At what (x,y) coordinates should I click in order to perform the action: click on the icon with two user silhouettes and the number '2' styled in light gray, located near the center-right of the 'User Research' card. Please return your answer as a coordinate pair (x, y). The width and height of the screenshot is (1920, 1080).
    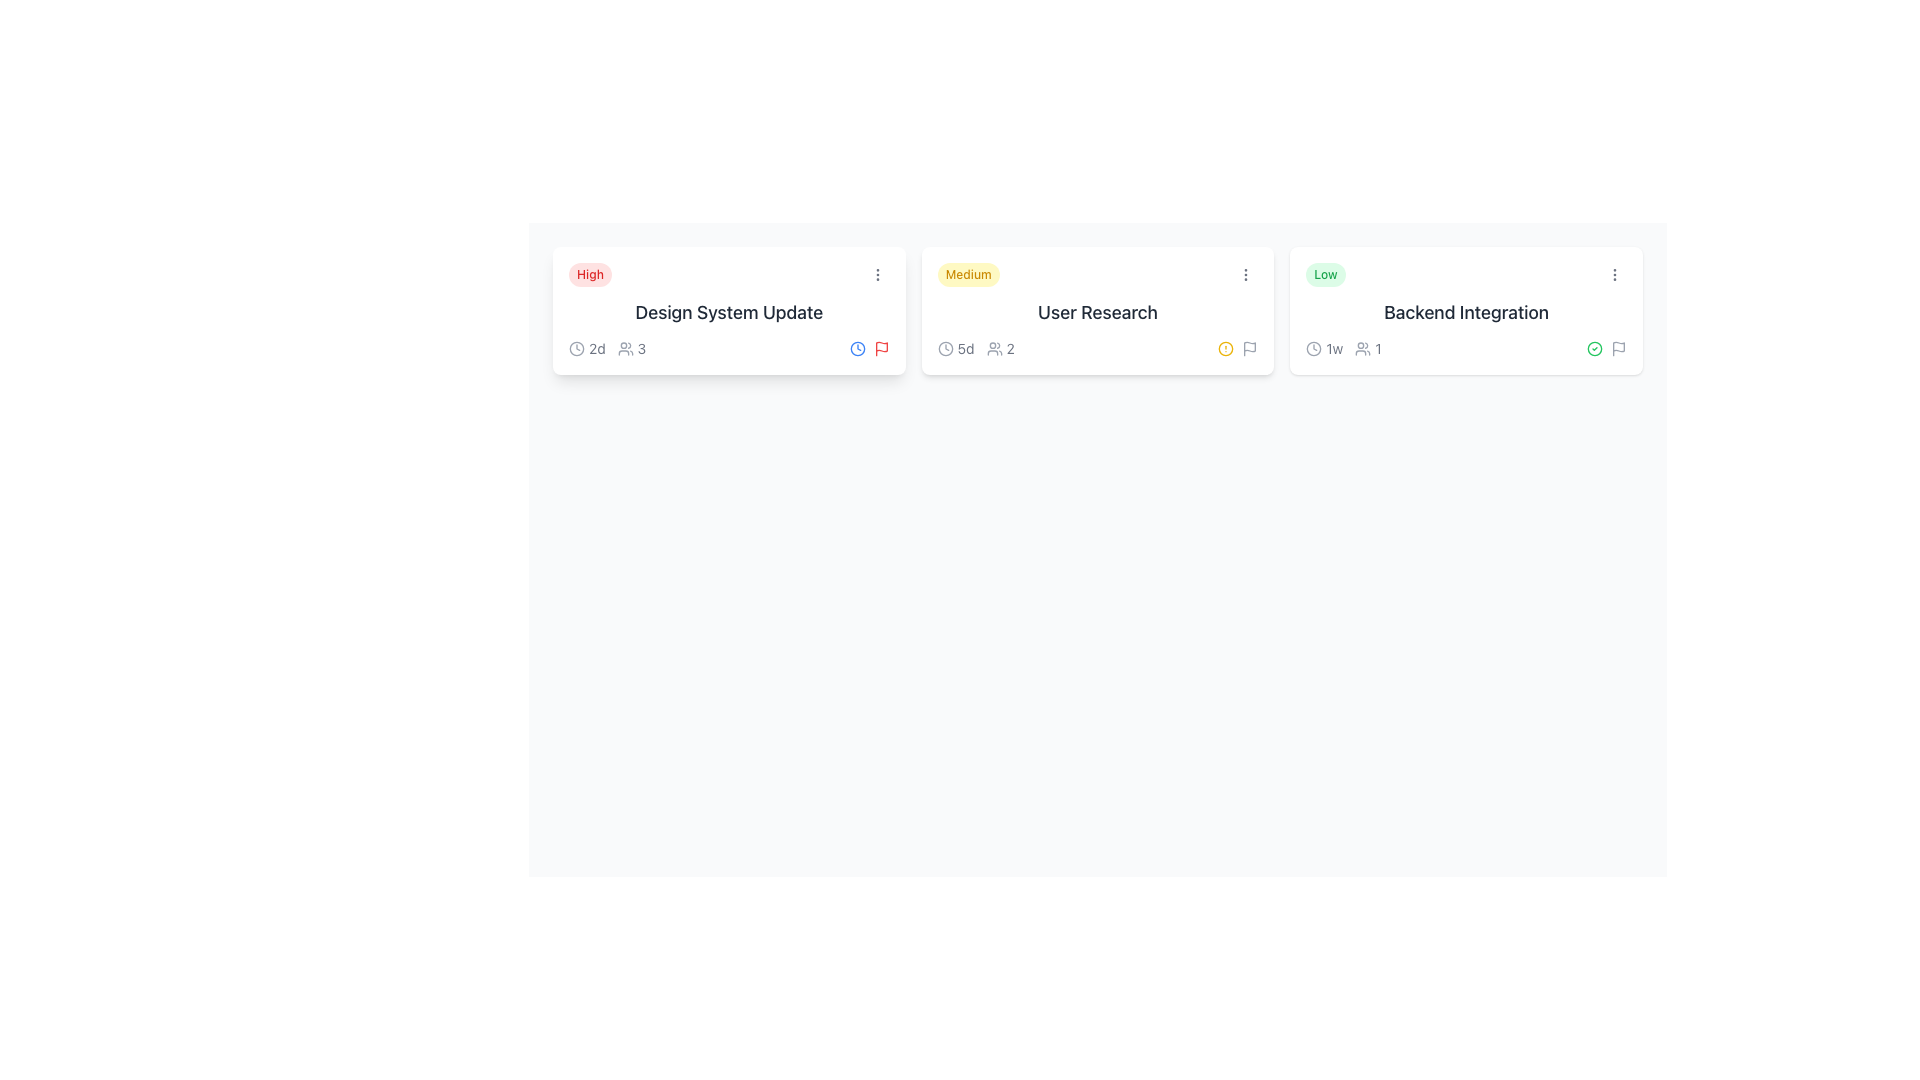
    Looking at the image, I should click on (1000, 347).